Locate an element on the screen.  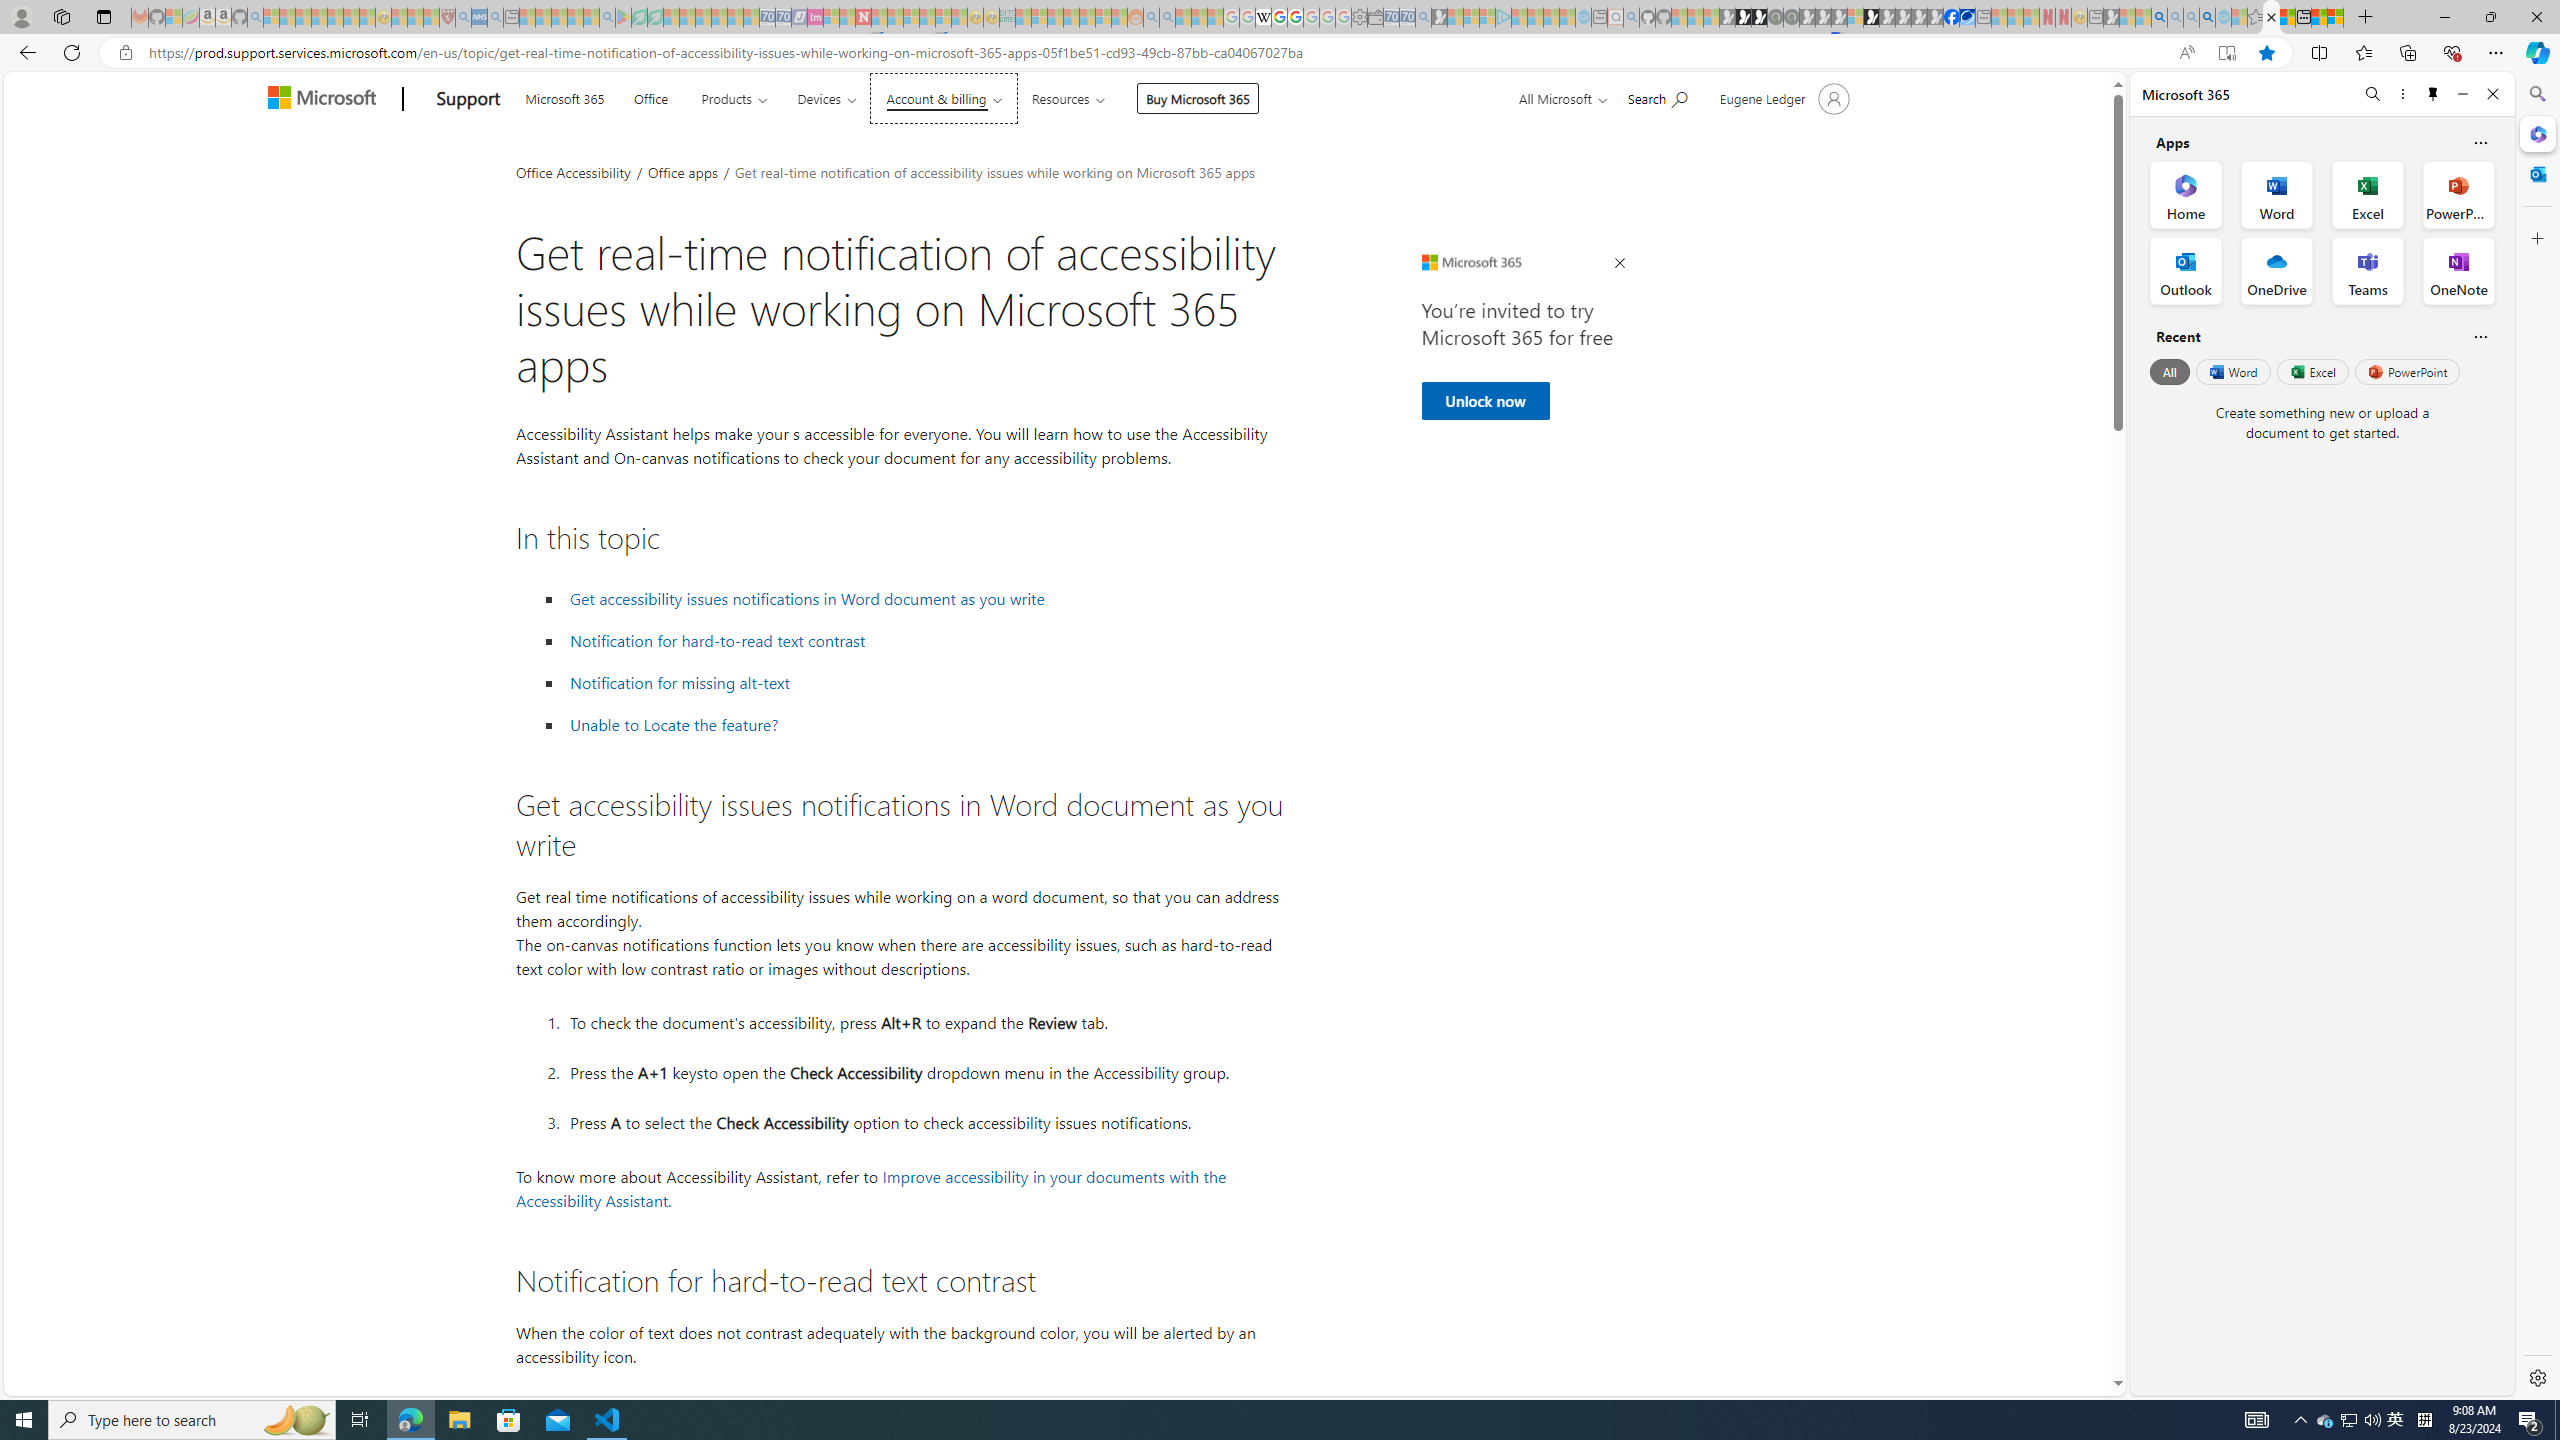
'Wallet - Sleeping' is located at coordinates (1375, 16).